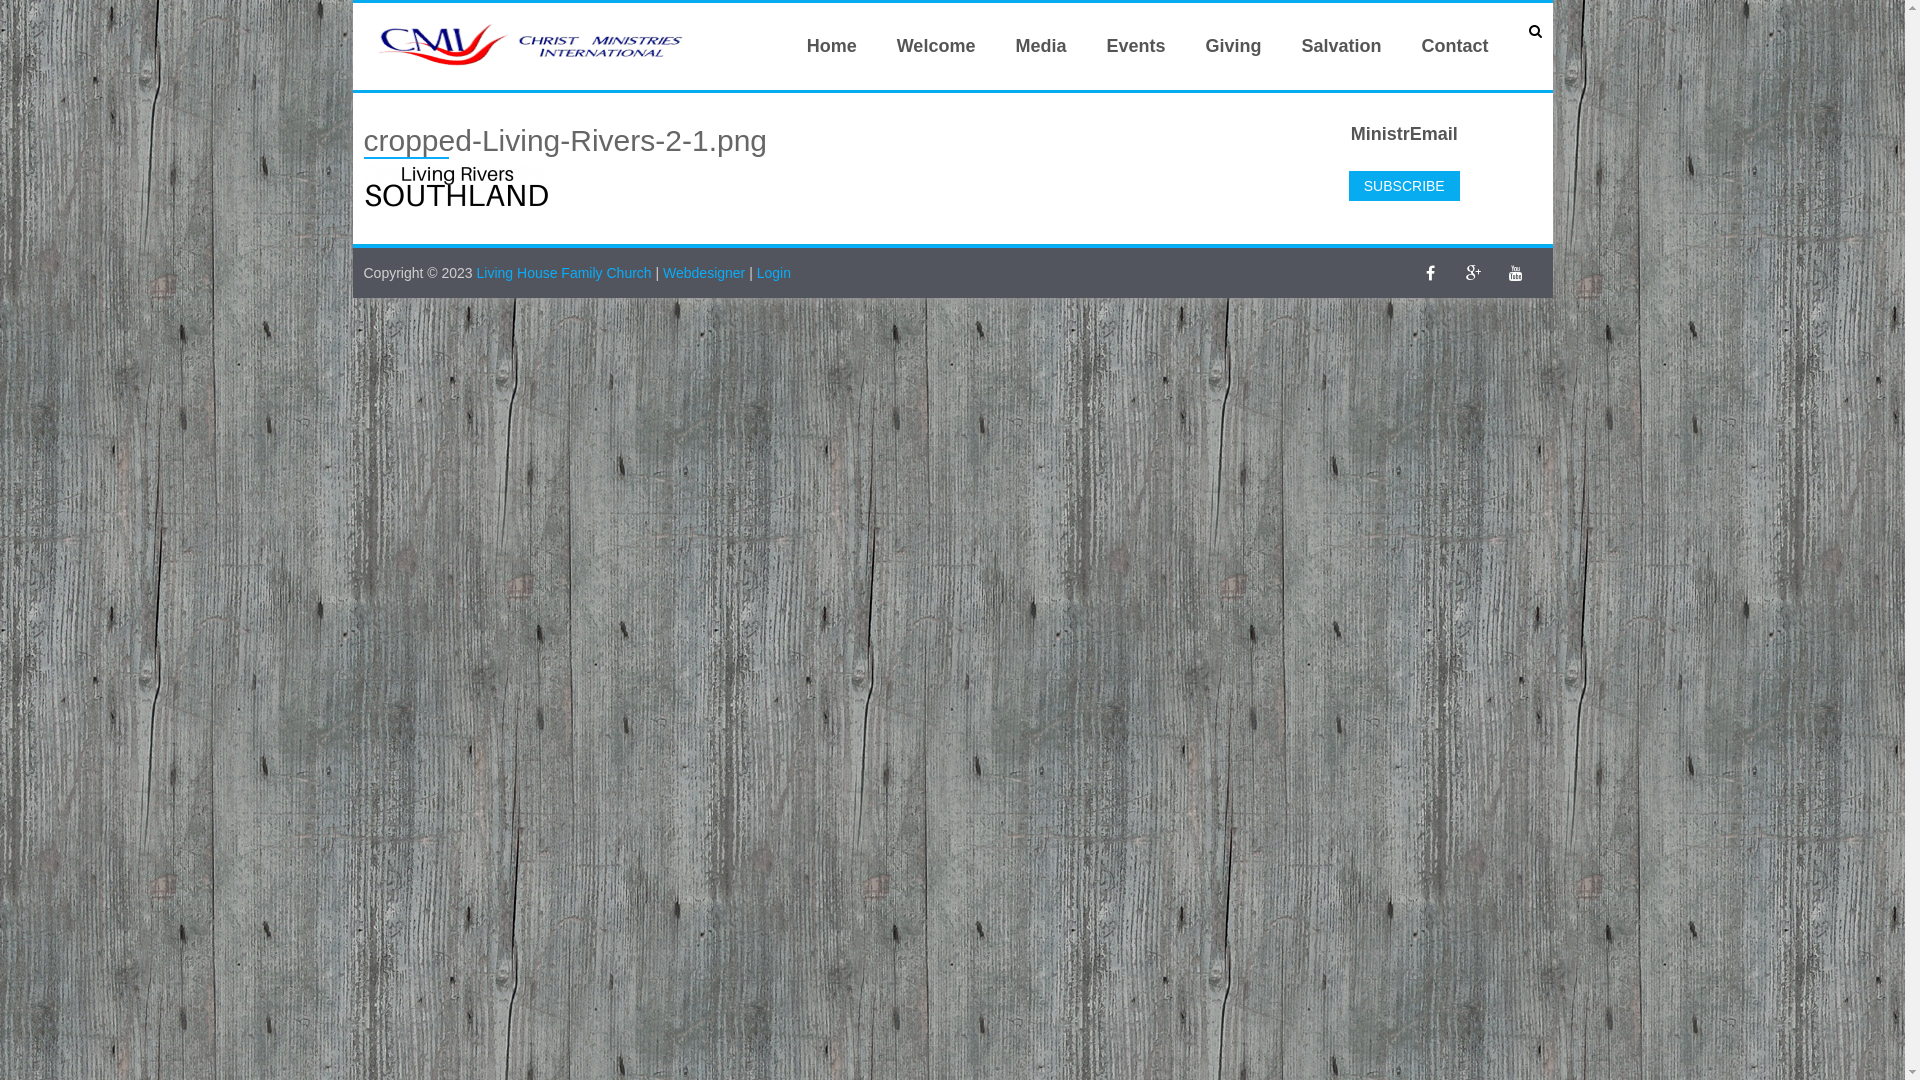 The image size is (1920, 1080). I want to click on 'Webdesigner', so click(662, 273).